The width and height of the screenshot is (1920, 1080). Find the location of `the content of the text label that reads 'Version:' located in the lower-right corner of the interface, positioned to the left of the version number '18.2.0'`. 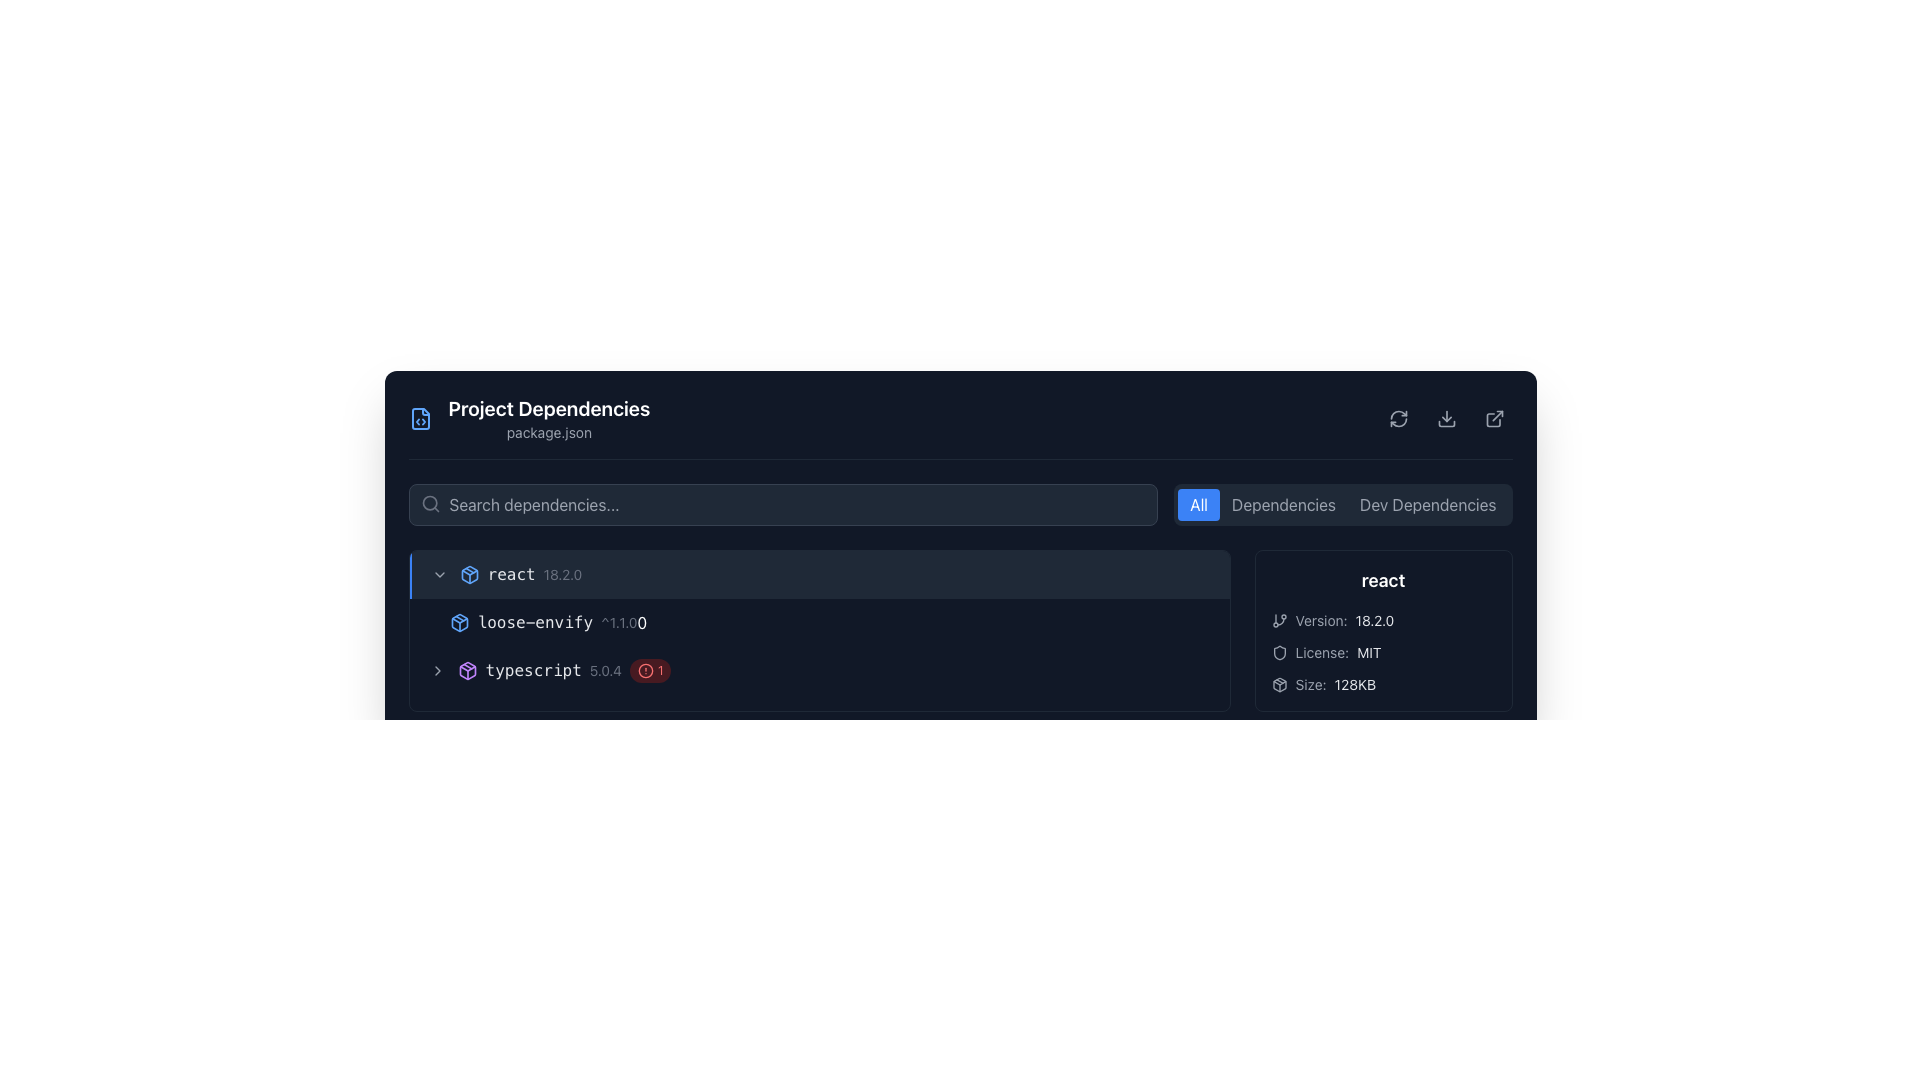

the content of the text label that reads 'Version:' located in the lower-right corner of the interface, positioned to the left of the version number '18.2.0' is located at coordinates (1321, 620).